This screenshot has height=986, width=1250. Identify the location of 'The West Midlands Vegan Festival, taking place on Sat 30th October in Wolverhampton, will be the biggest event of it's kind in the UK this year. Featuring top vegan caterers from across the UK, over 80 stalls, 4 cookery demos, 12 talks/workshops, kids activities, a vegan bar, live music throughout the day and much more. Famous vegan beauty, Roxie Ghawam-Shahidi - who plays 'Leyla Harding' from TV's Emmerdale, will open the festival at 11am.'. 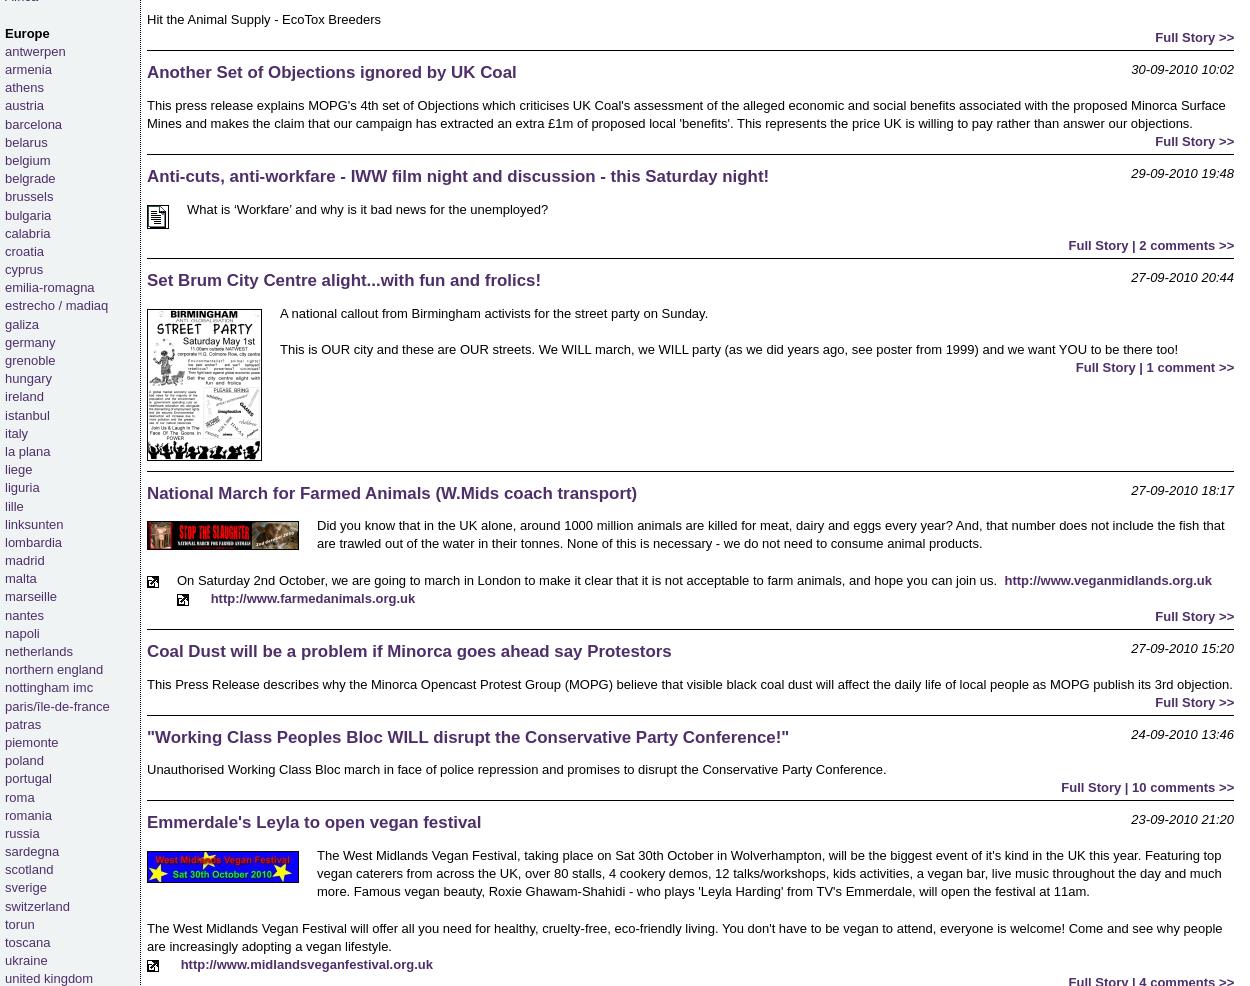
(769, 872).